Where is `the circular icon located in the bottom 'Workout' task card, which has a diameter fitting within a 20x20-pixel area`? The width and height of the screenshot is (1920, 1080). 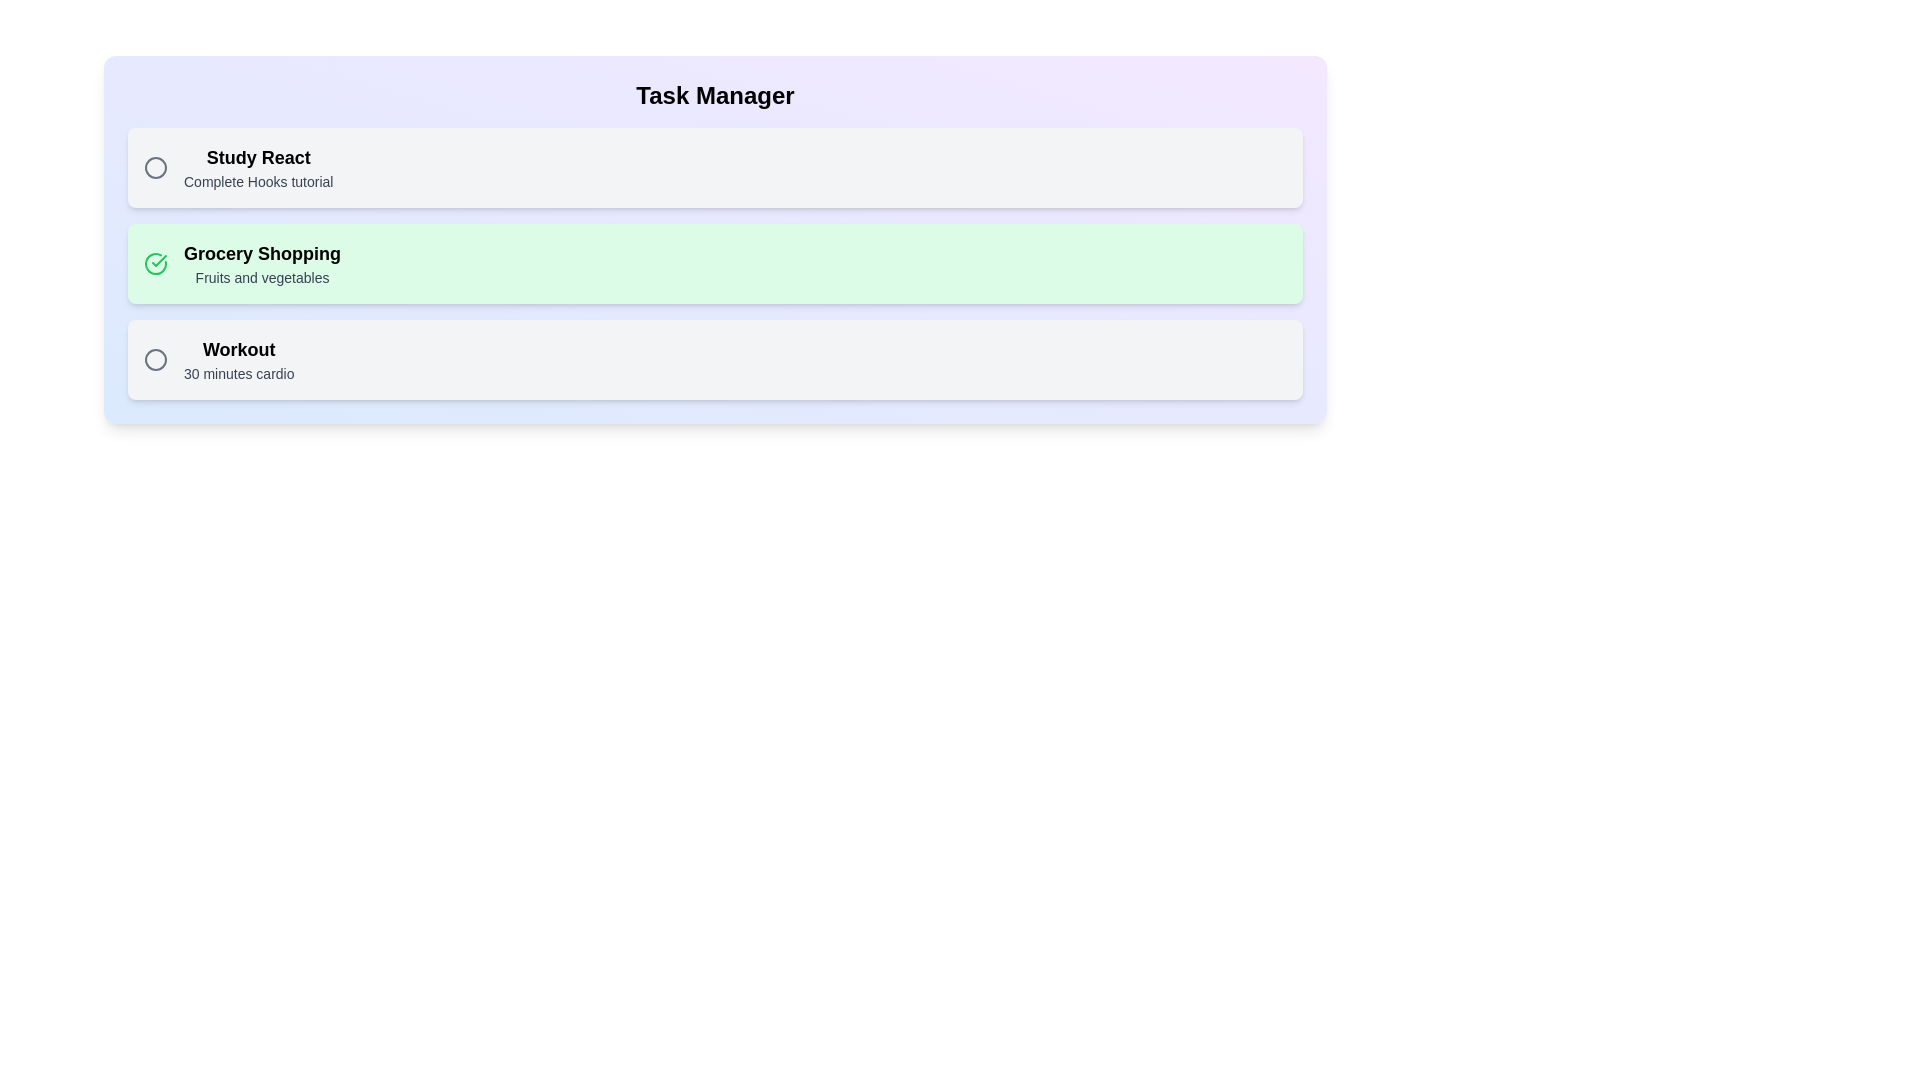
the circular icon located in the bottom 'Workout' task card, which has a diameter fitting within a 20x20-pixel area is located at coordinates (155, 358).